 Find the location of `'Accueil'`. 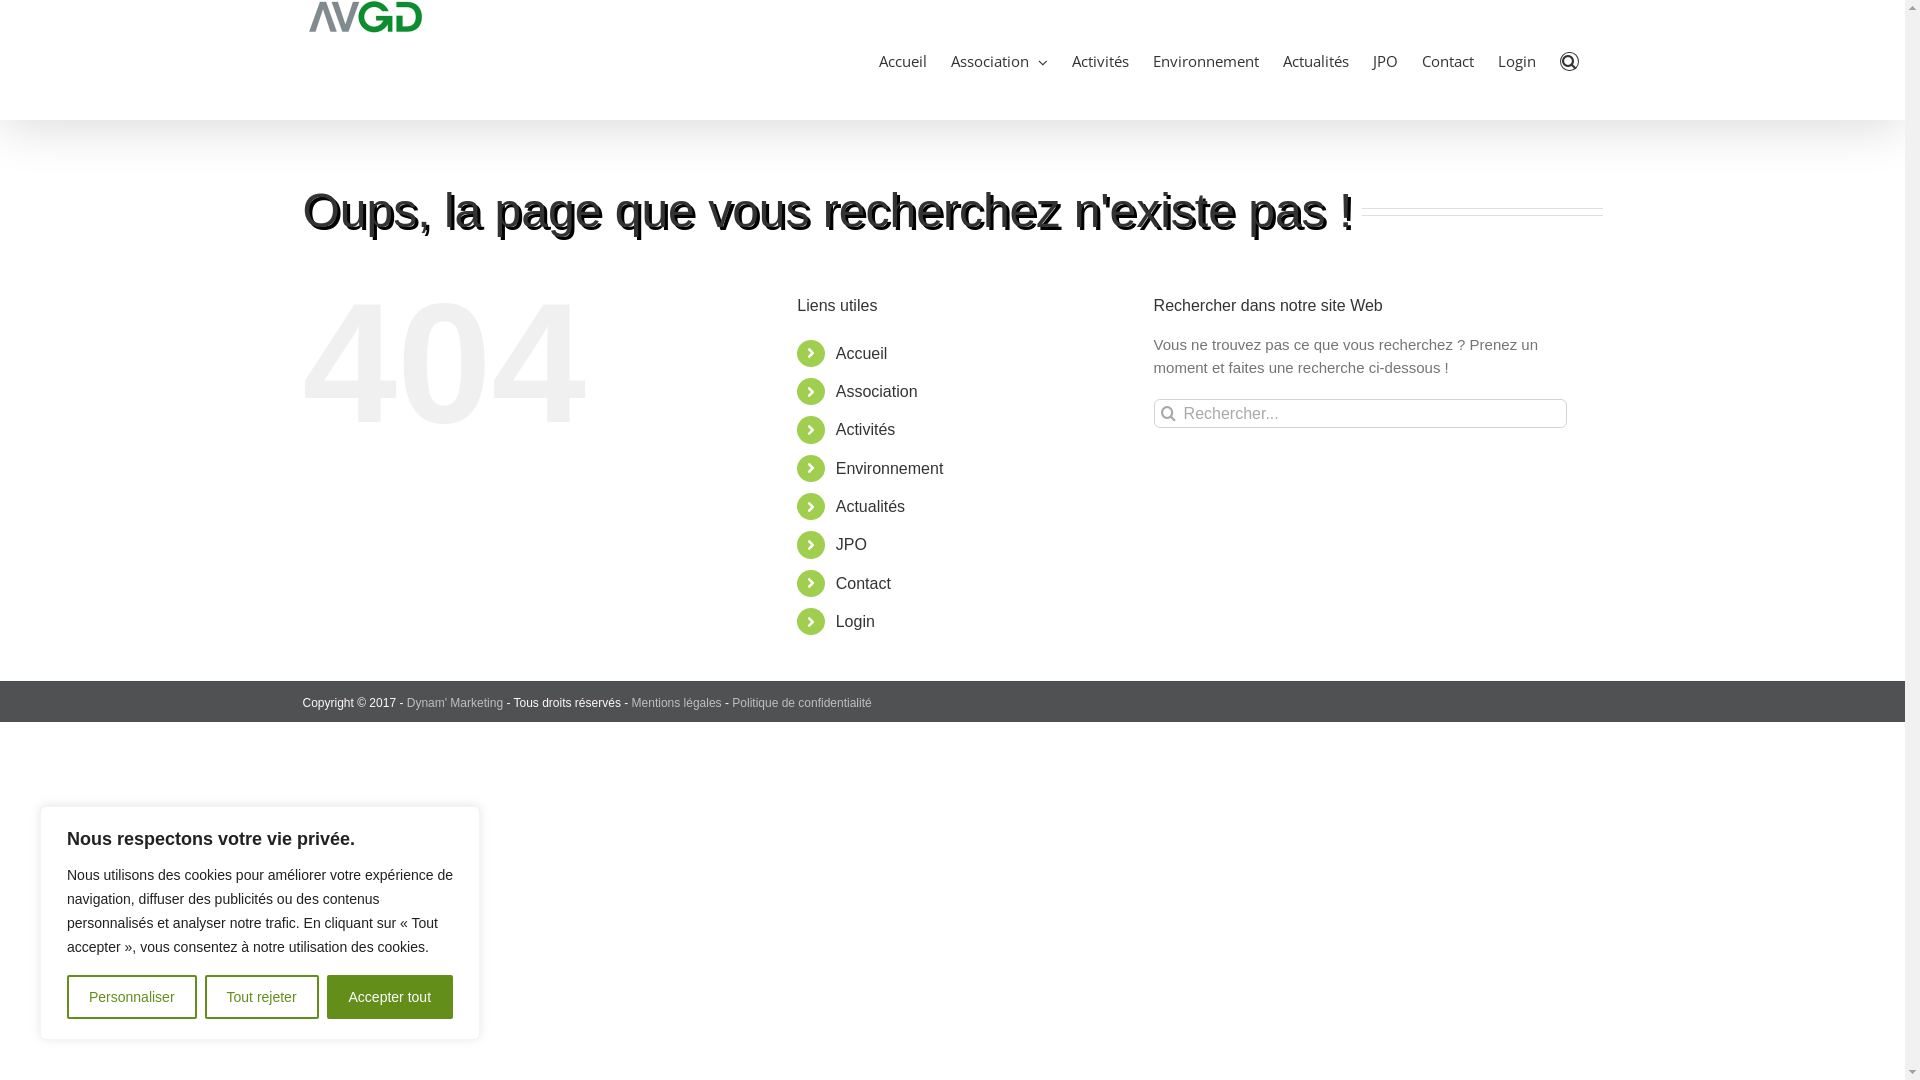

'Accueil' is located at coordinates (862, 352).